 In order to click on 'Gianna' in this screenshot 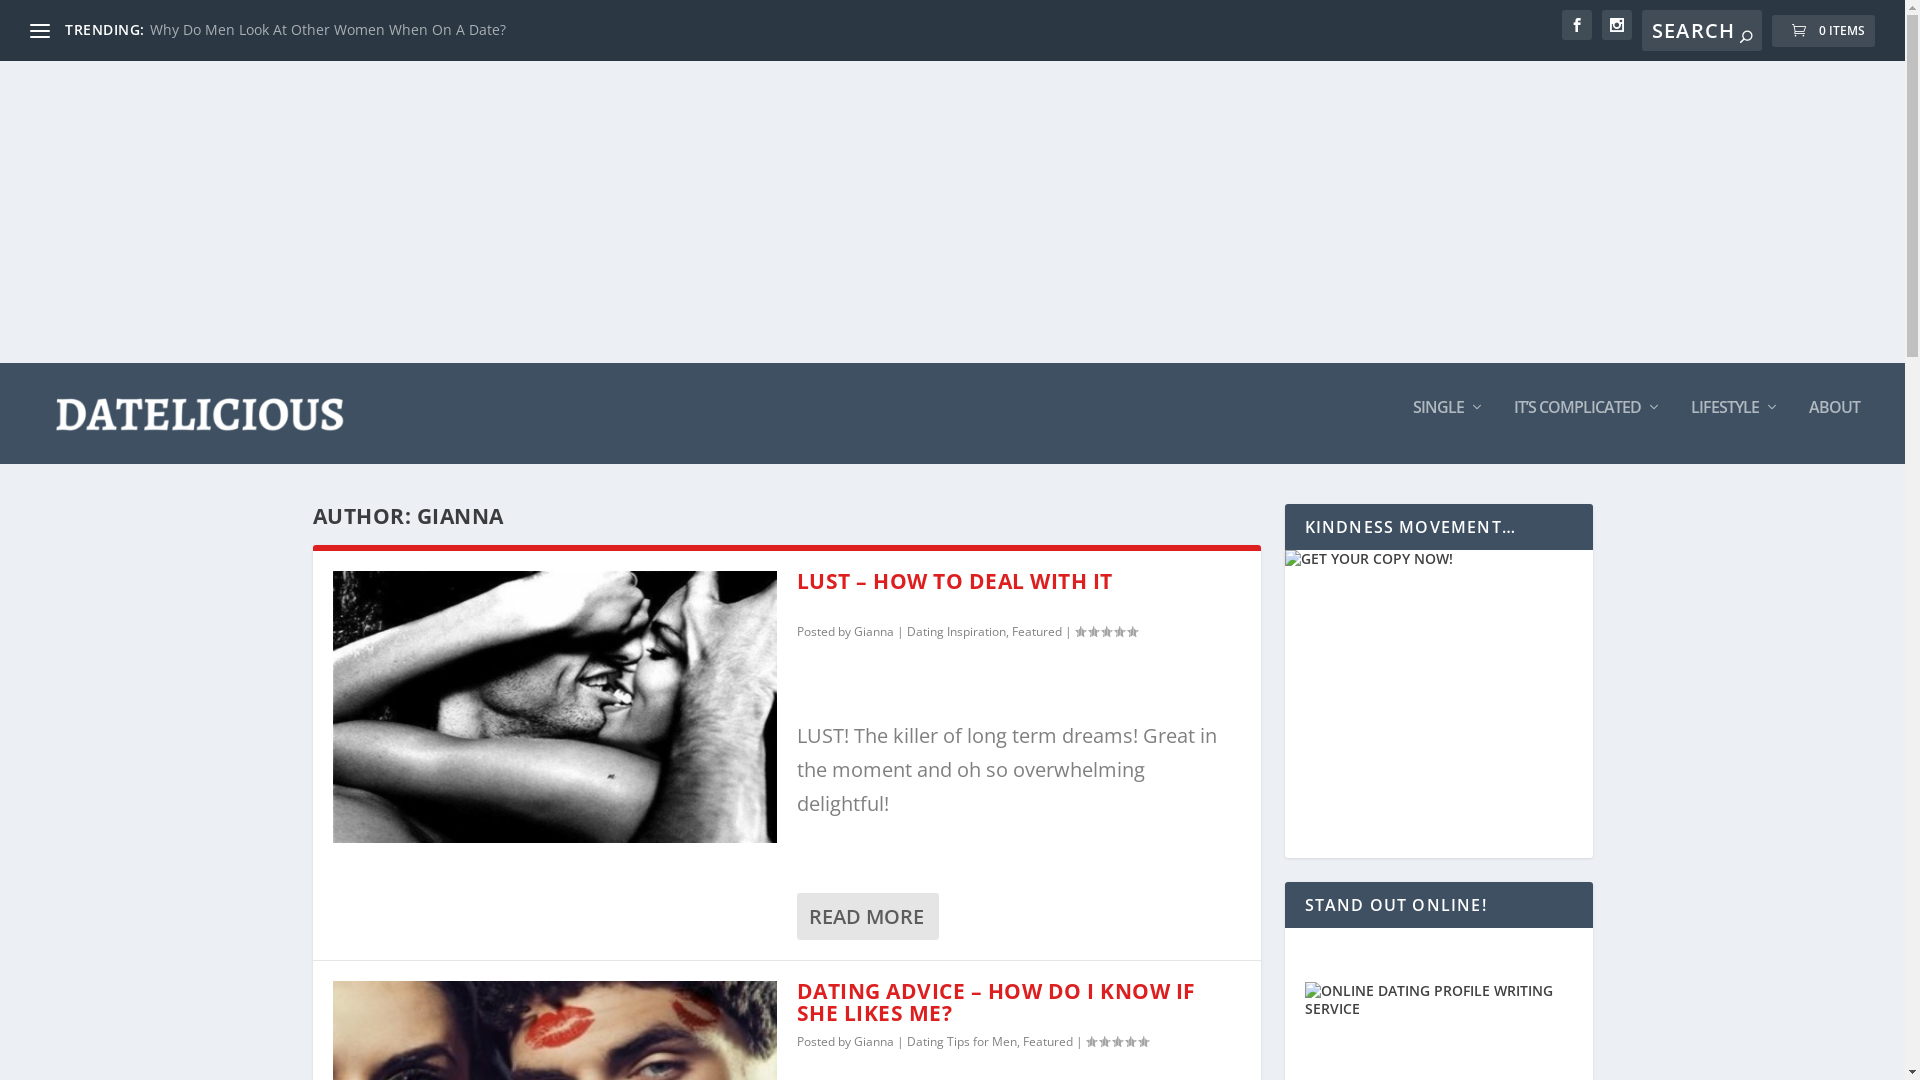, I will do `click(873, 631)`.